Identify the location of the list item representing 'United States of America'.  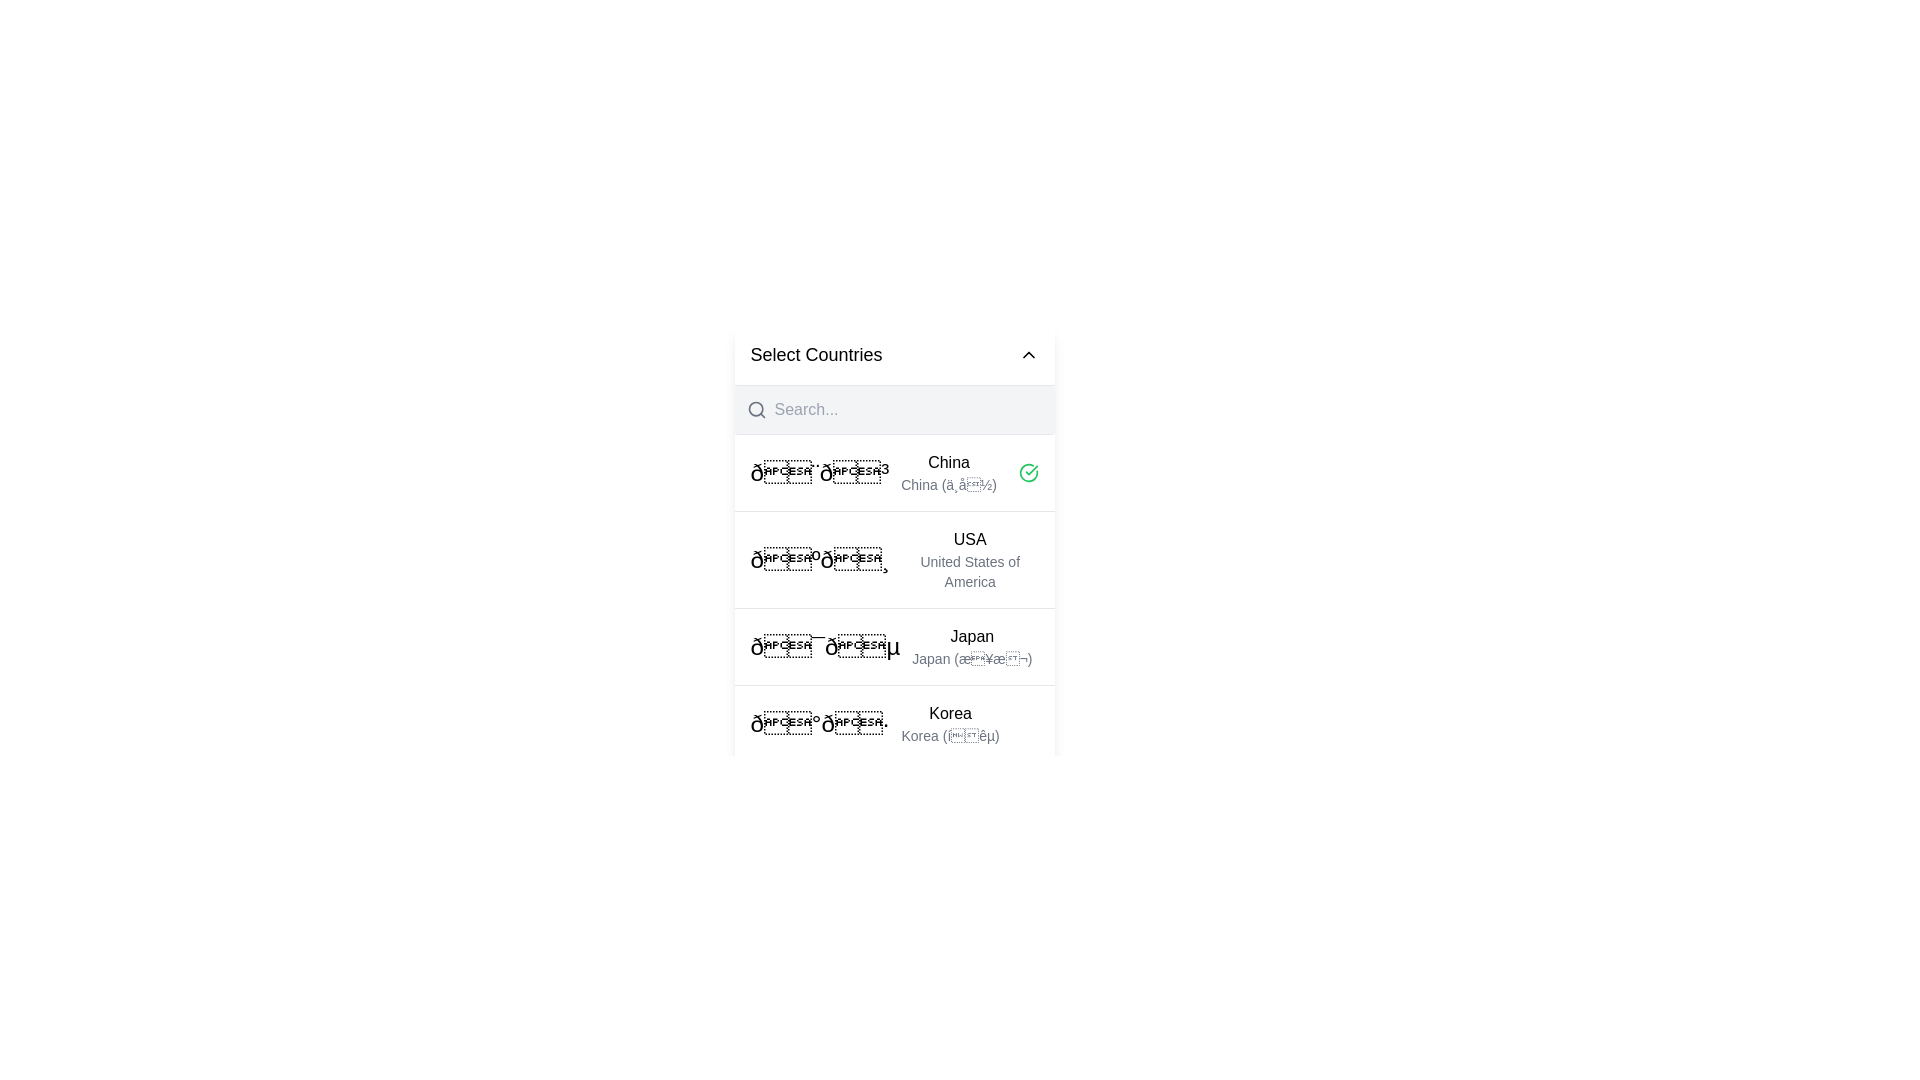
(893, 559).